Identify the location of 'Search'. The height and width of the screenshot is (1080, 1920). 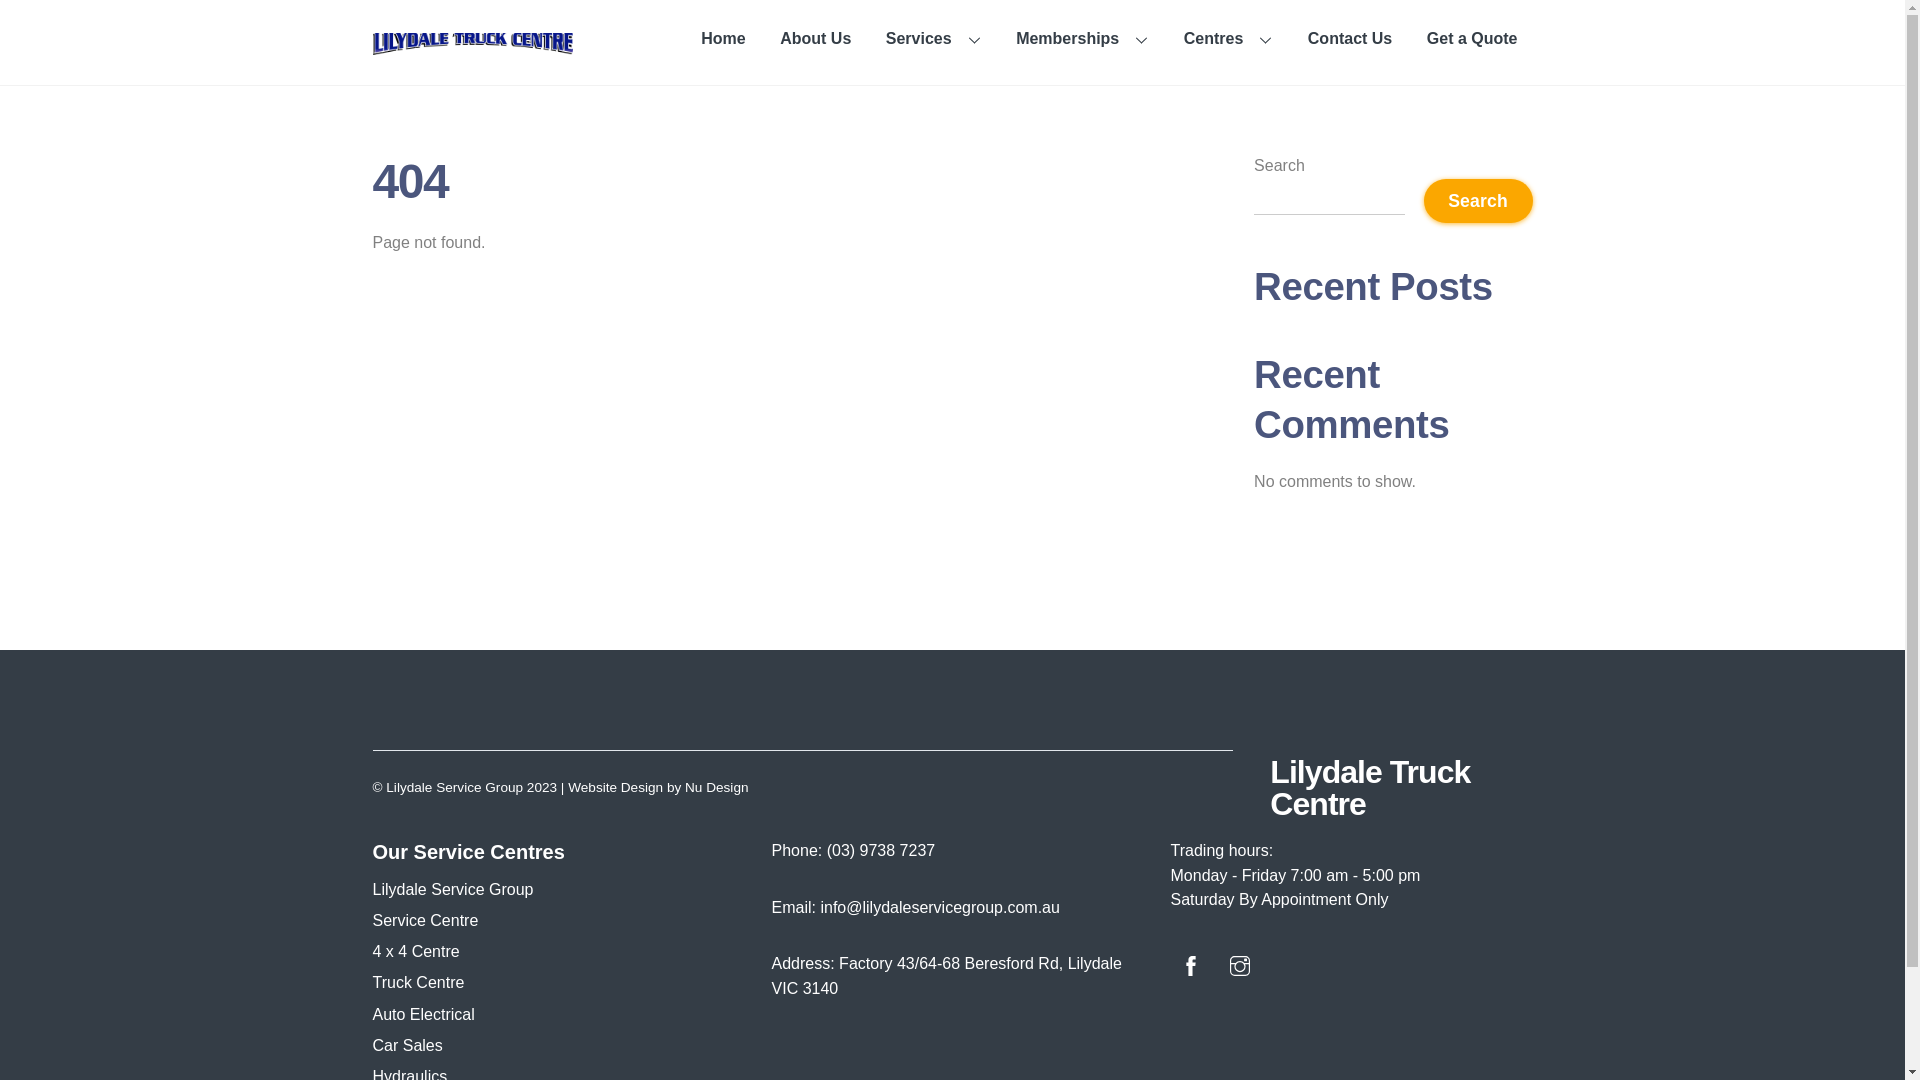
(1478, 200).